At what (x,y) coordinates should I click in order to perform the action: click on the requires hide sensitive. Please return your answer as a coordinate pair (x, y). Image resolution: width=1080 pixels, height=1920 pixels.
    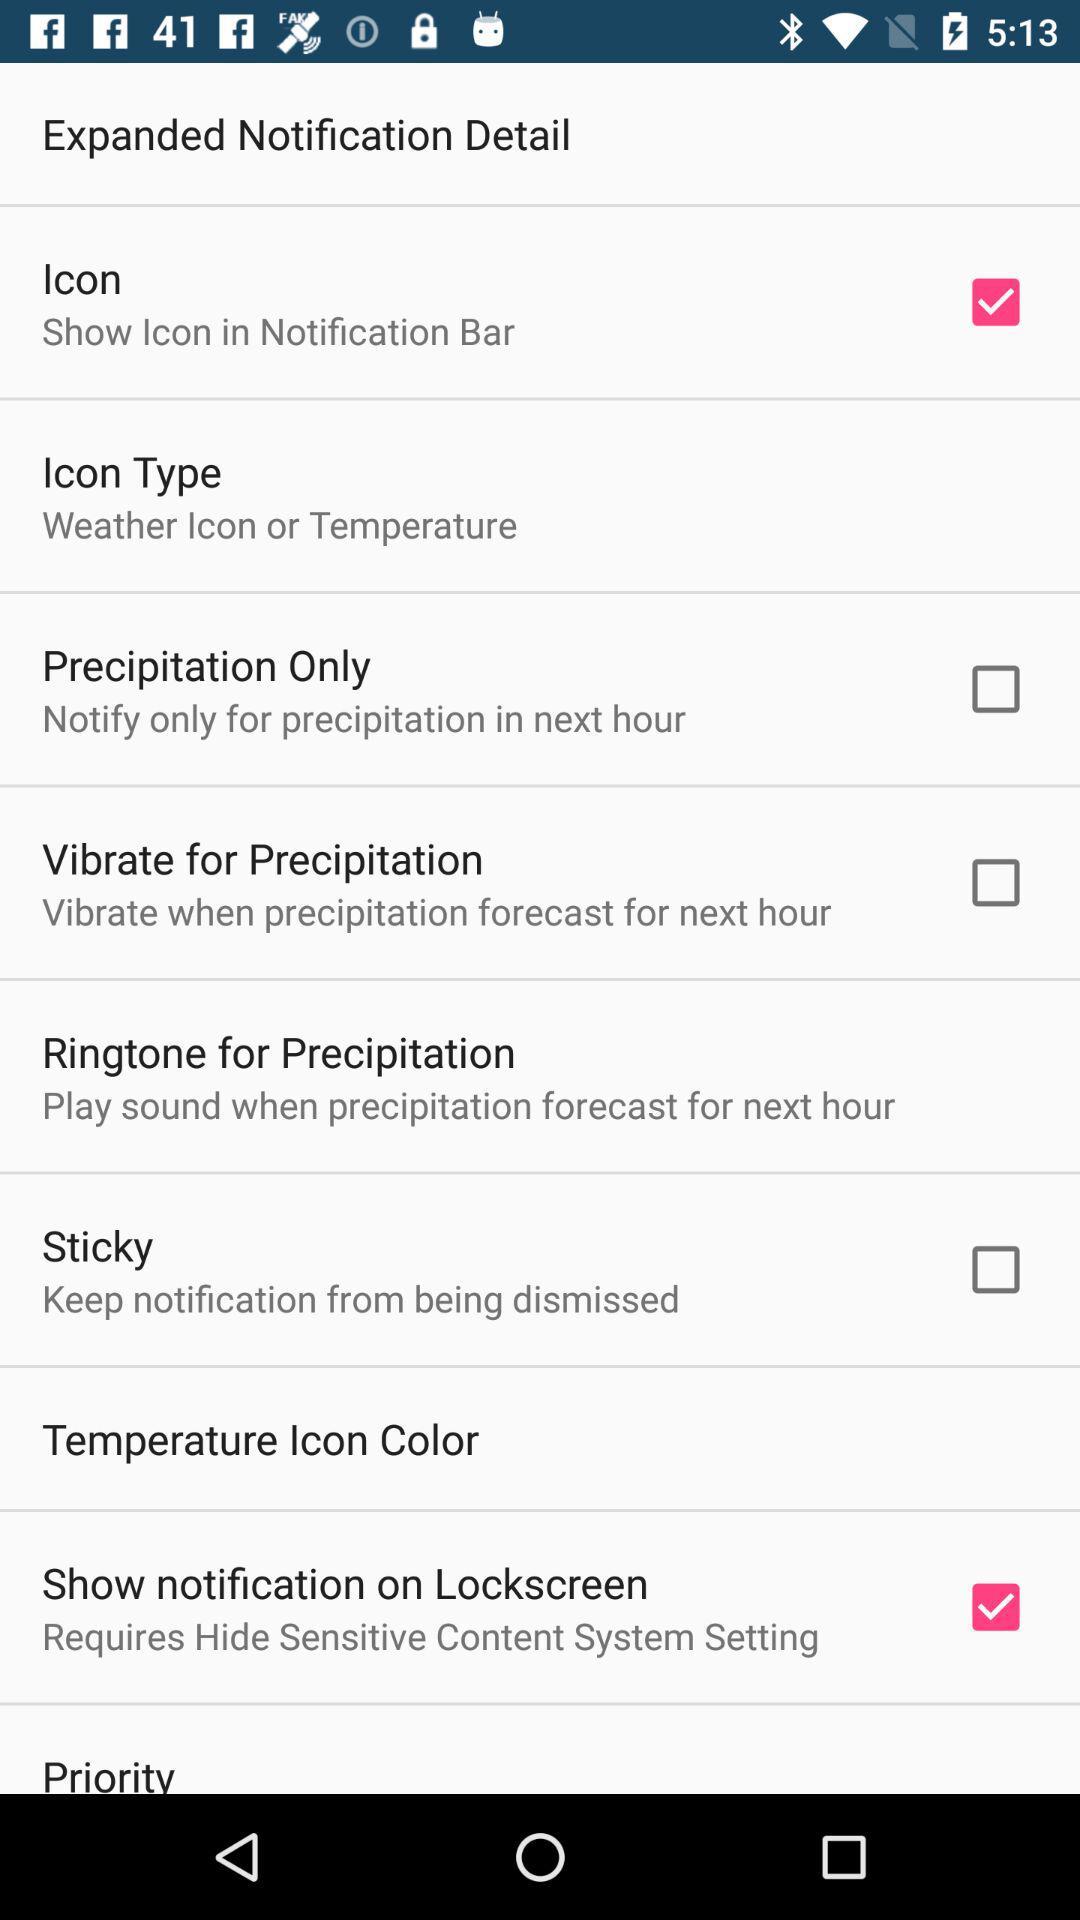
    Looking at the image, I should click on (429, 1635).